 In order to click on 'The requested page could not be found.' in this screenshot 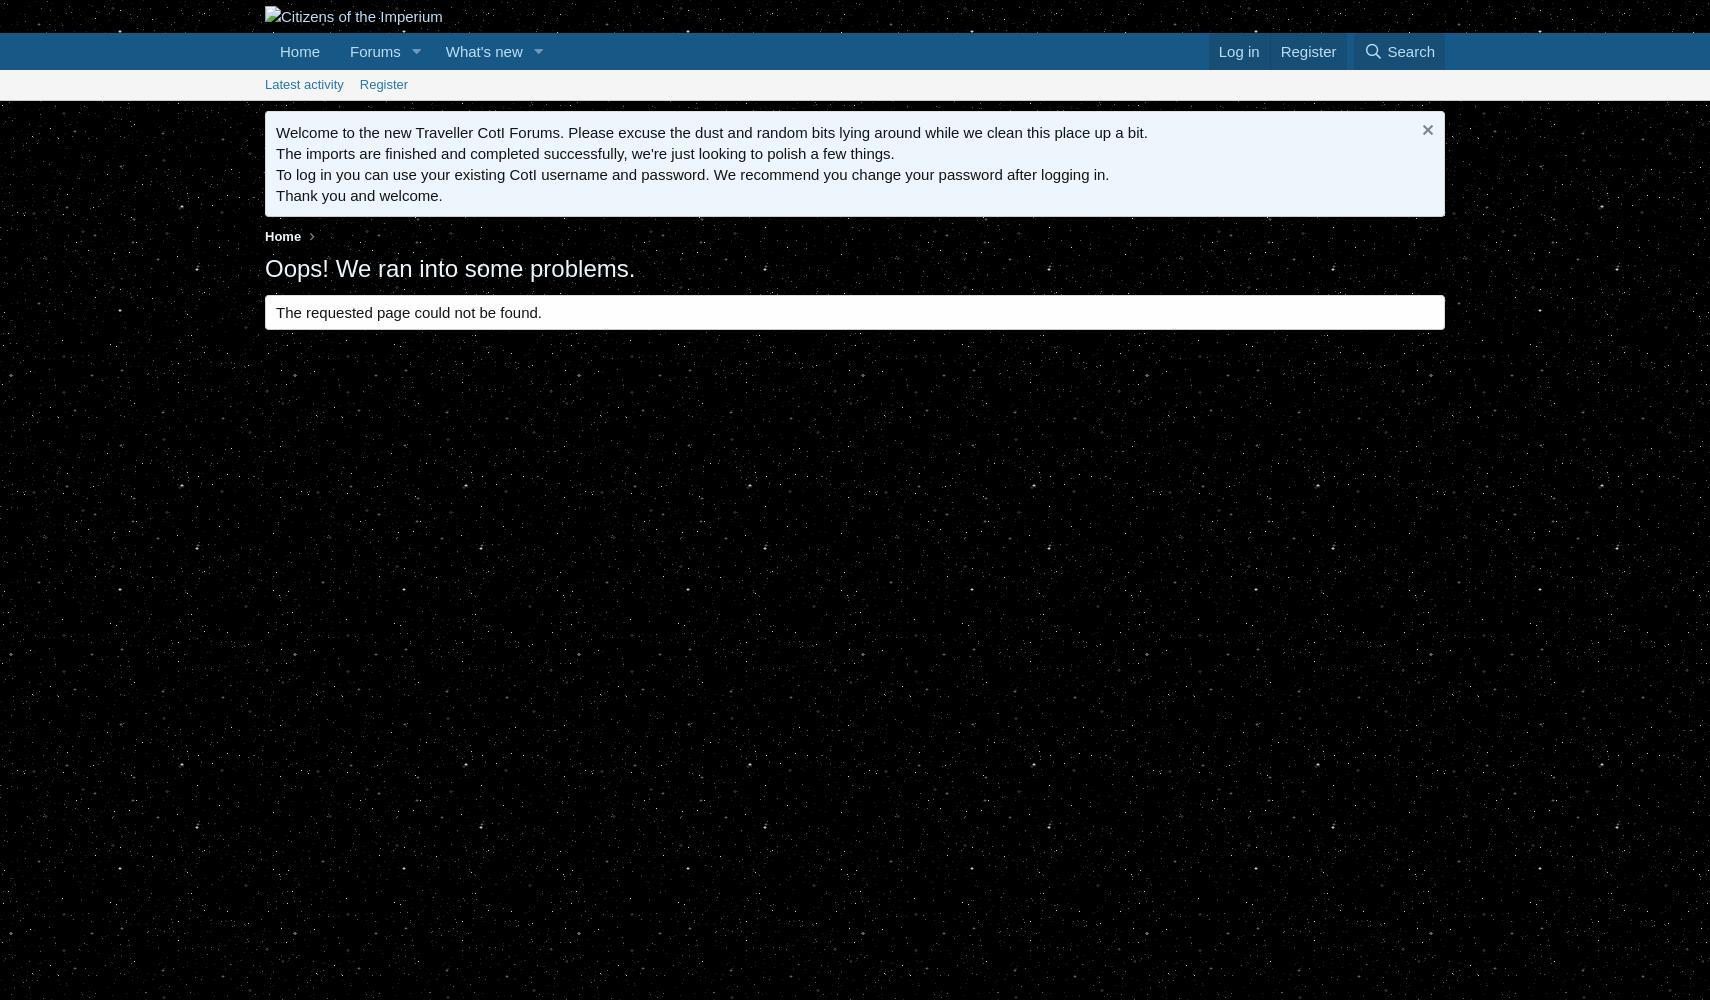, I will do `click(408, 312)`.